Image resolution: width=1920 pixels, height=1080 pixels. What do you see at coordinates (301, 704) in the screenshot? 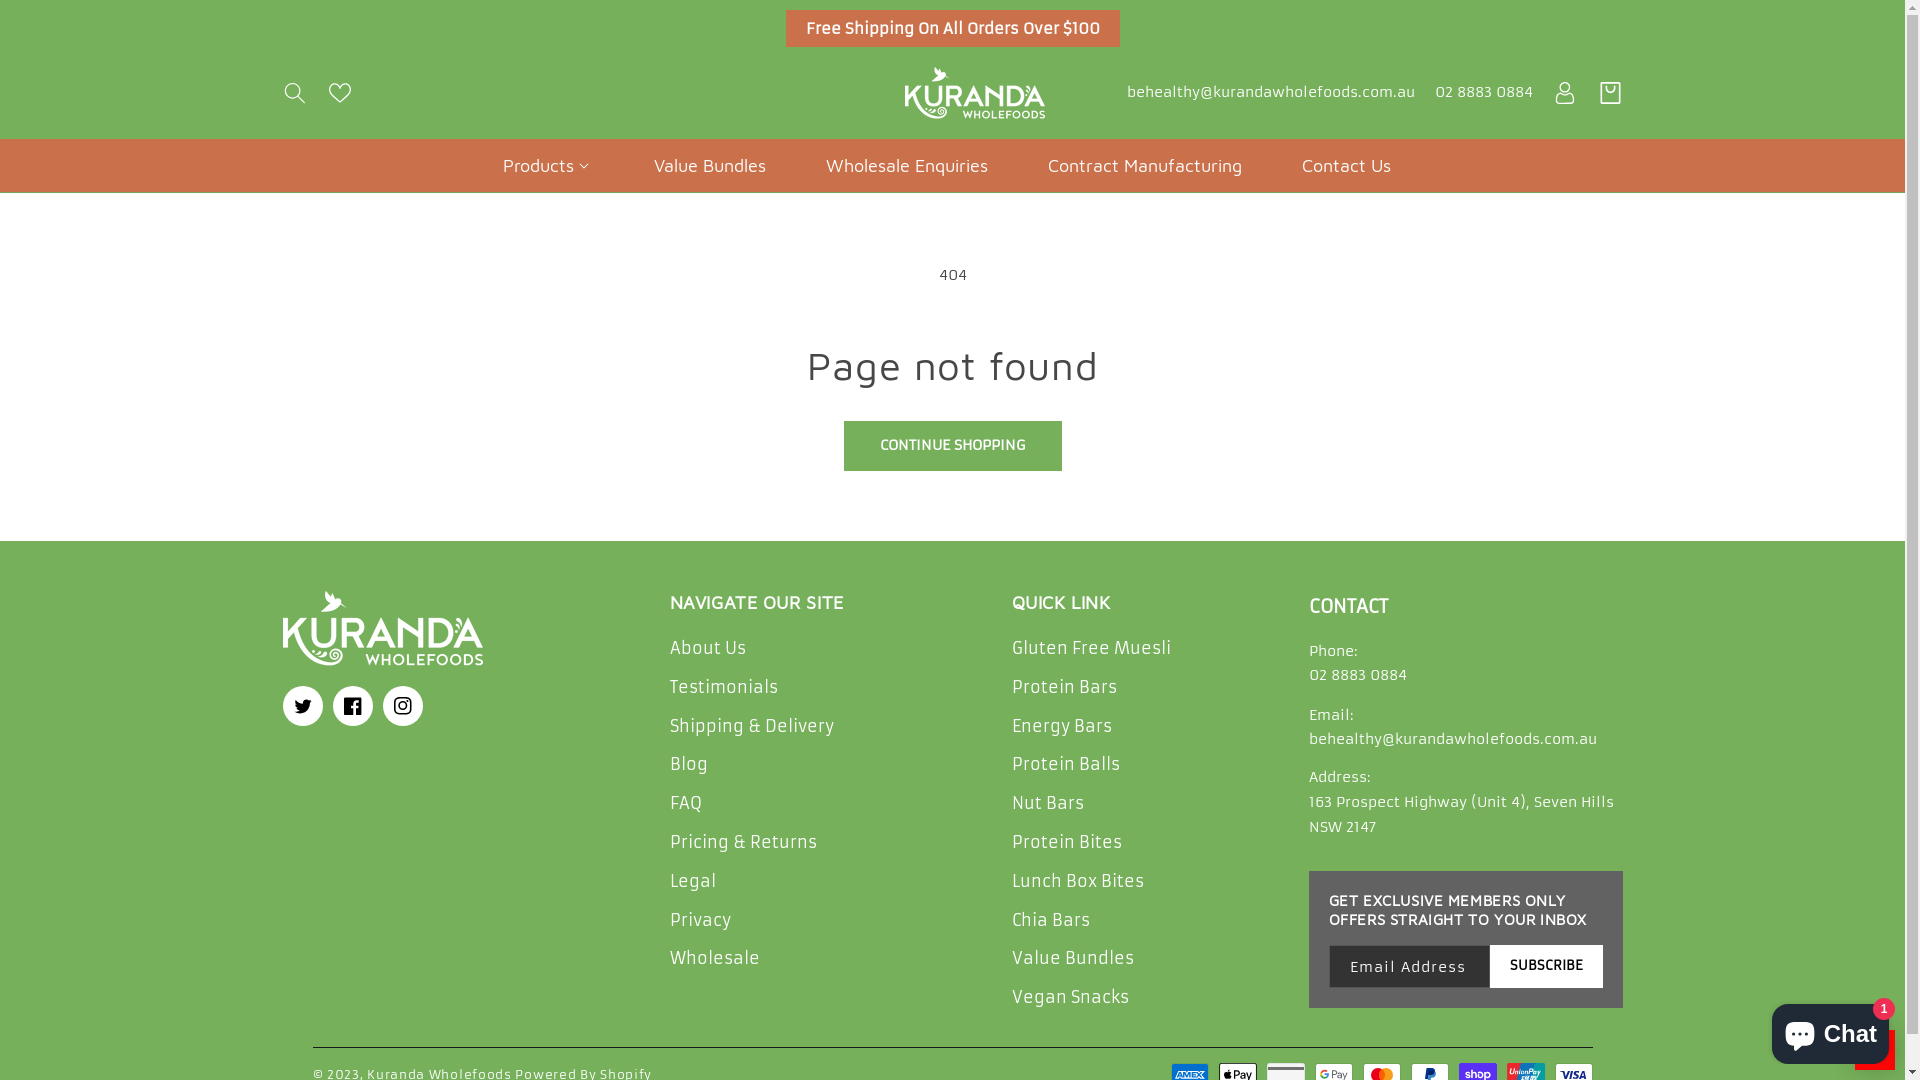
I see `'Twitter'` at bounding box center [301, 704].